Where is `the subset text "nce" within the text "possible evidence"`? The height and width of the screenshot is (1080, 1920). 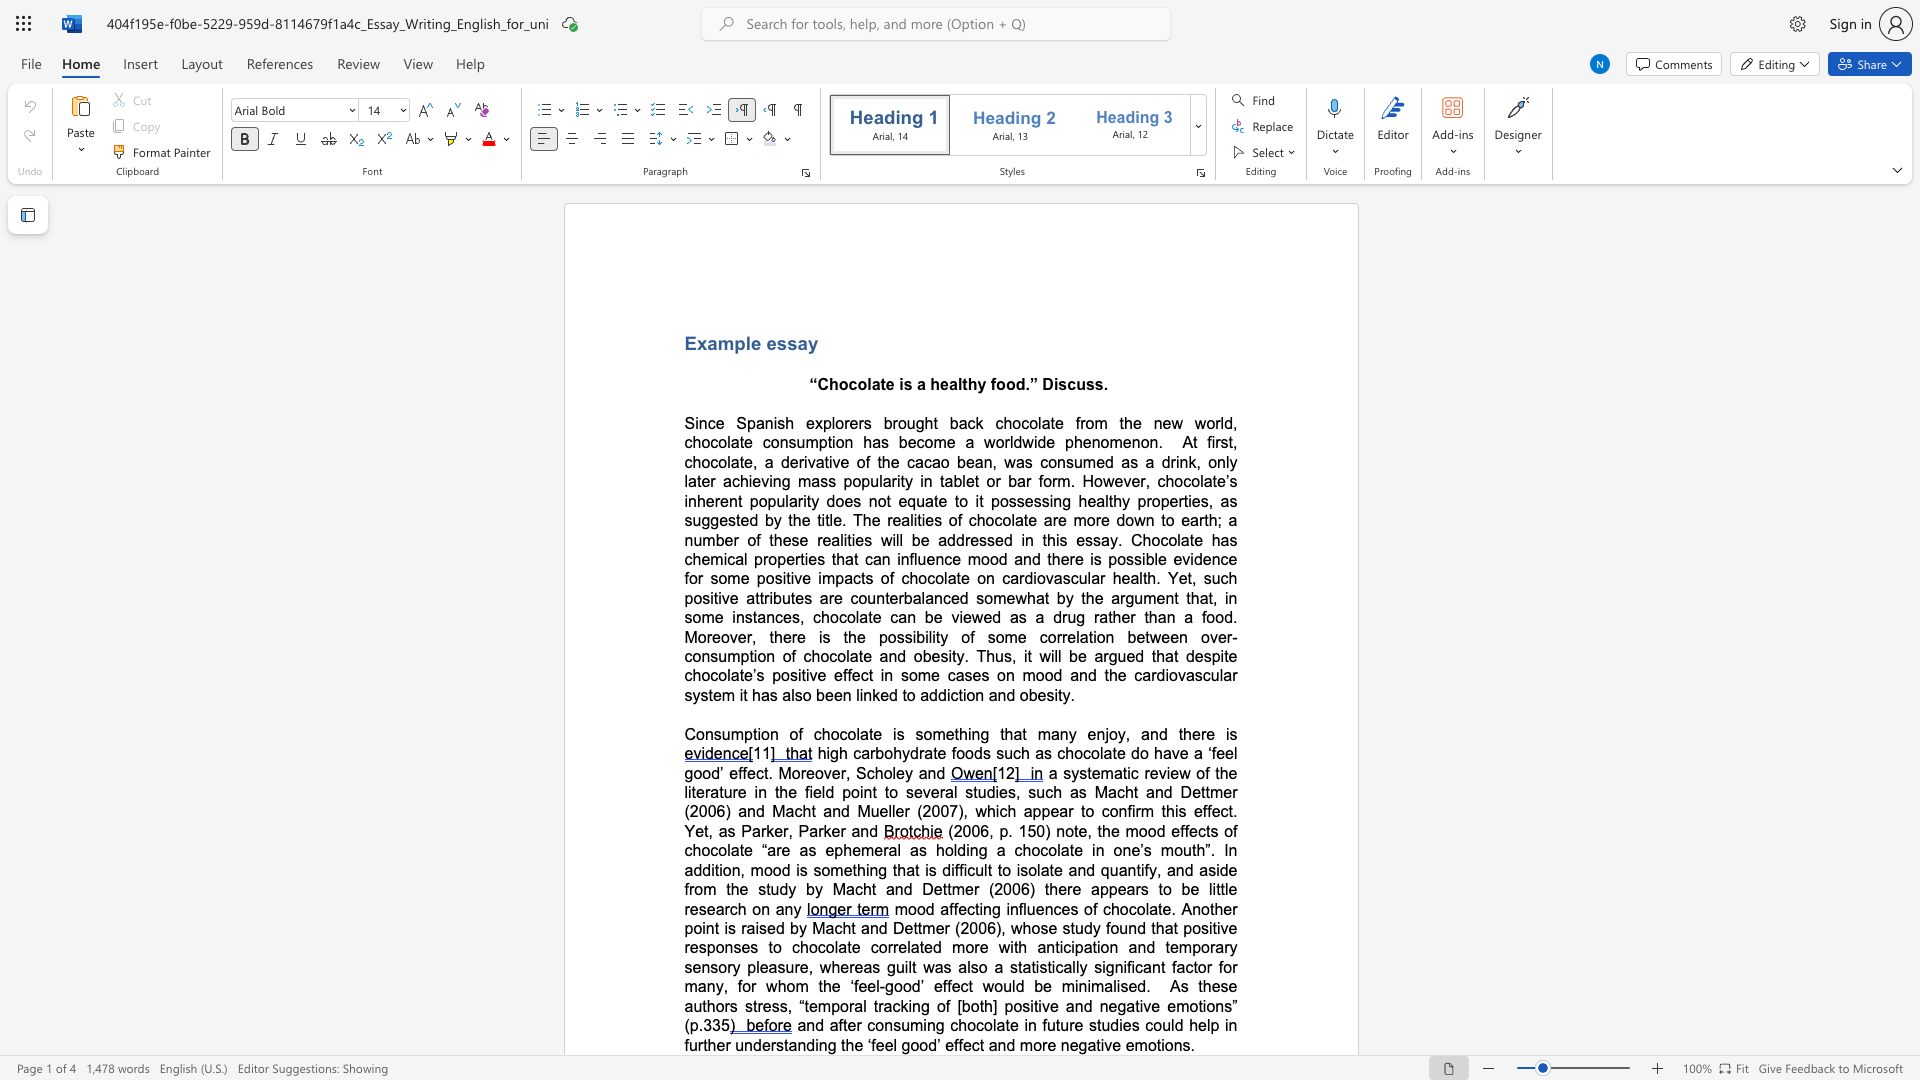 the subset text "nce" within the text "possible evidence" is located at coordinates (1210, 559).